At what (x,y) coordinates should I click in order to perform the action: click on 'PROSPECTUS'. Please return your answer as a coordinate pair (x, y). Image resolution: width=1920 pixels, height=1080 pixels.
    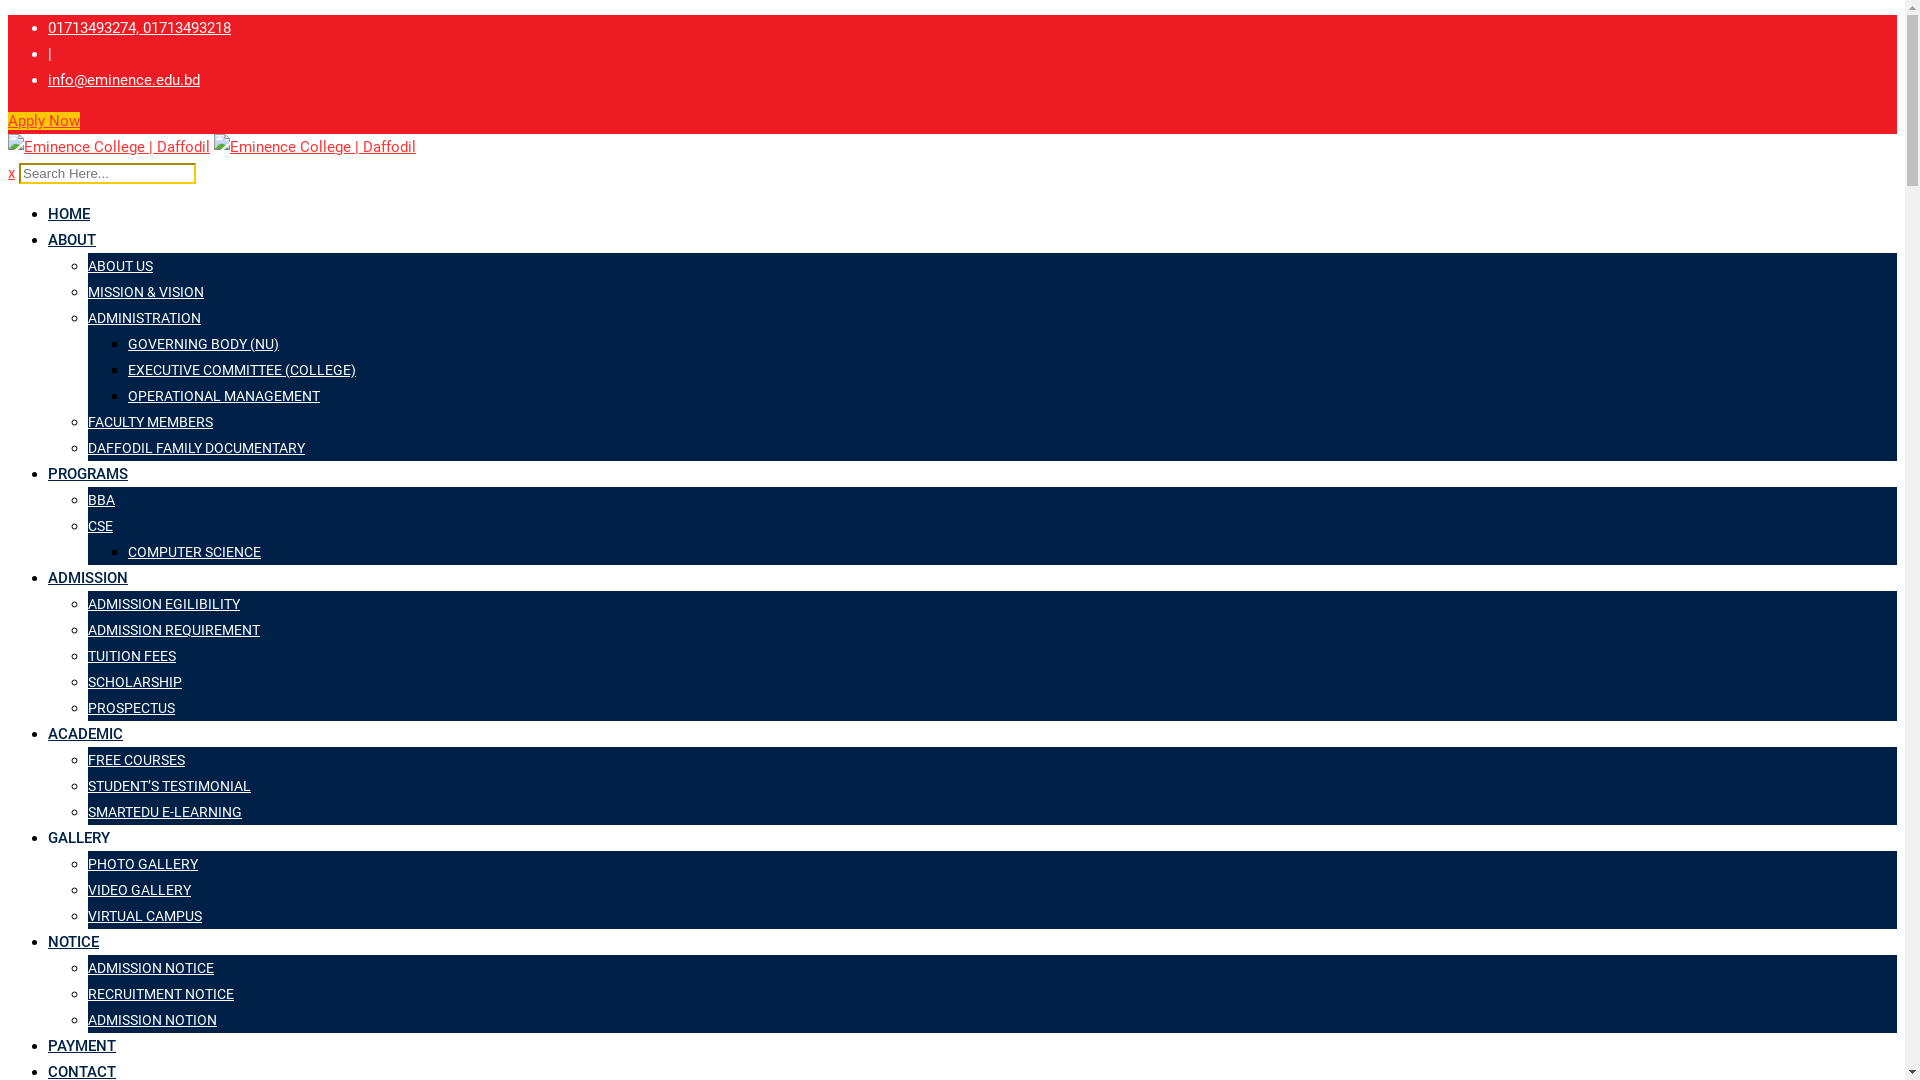
    Looking at the image, I should click on (130, 707).